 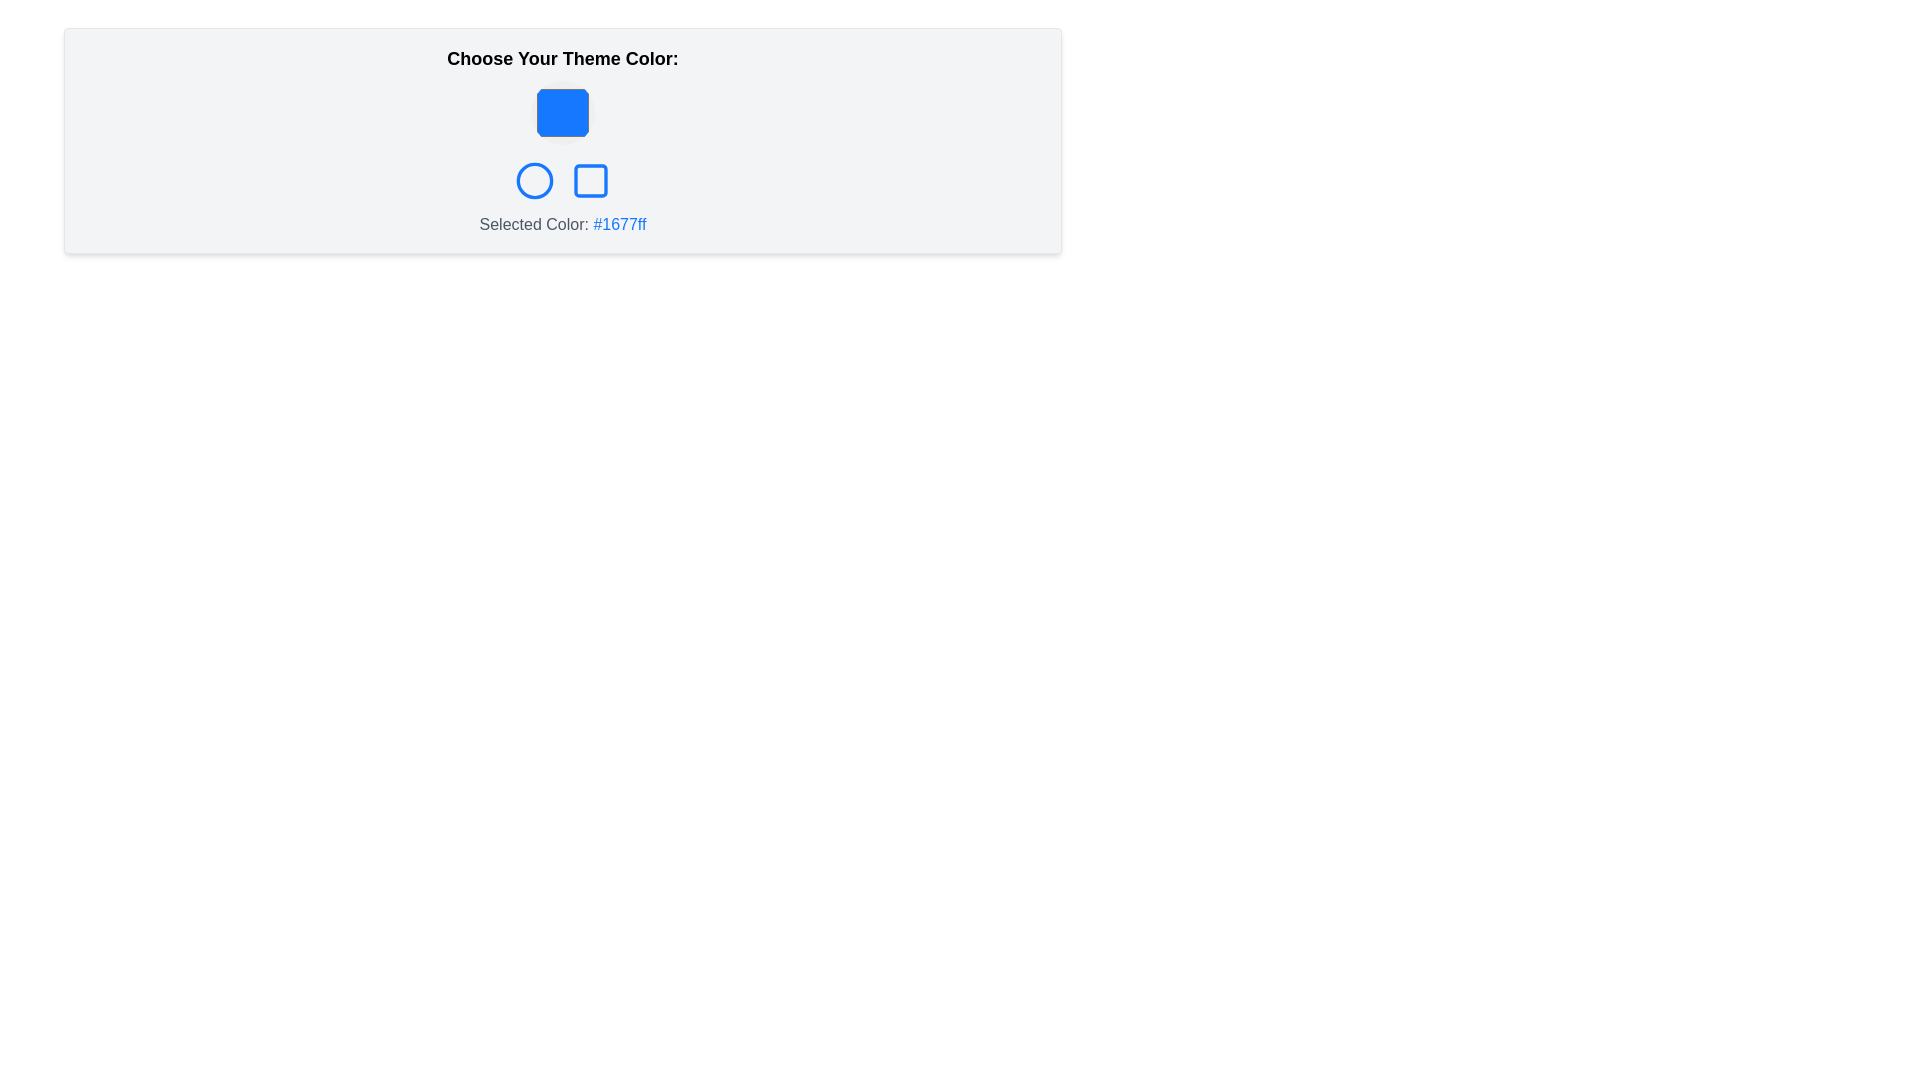 What do you see at coordinates (534, 181) in the screenshot?
I see `the first circular icon with a blue border below the heading 'Choose Your Theme Color:'` at bounding box center [534, 181].